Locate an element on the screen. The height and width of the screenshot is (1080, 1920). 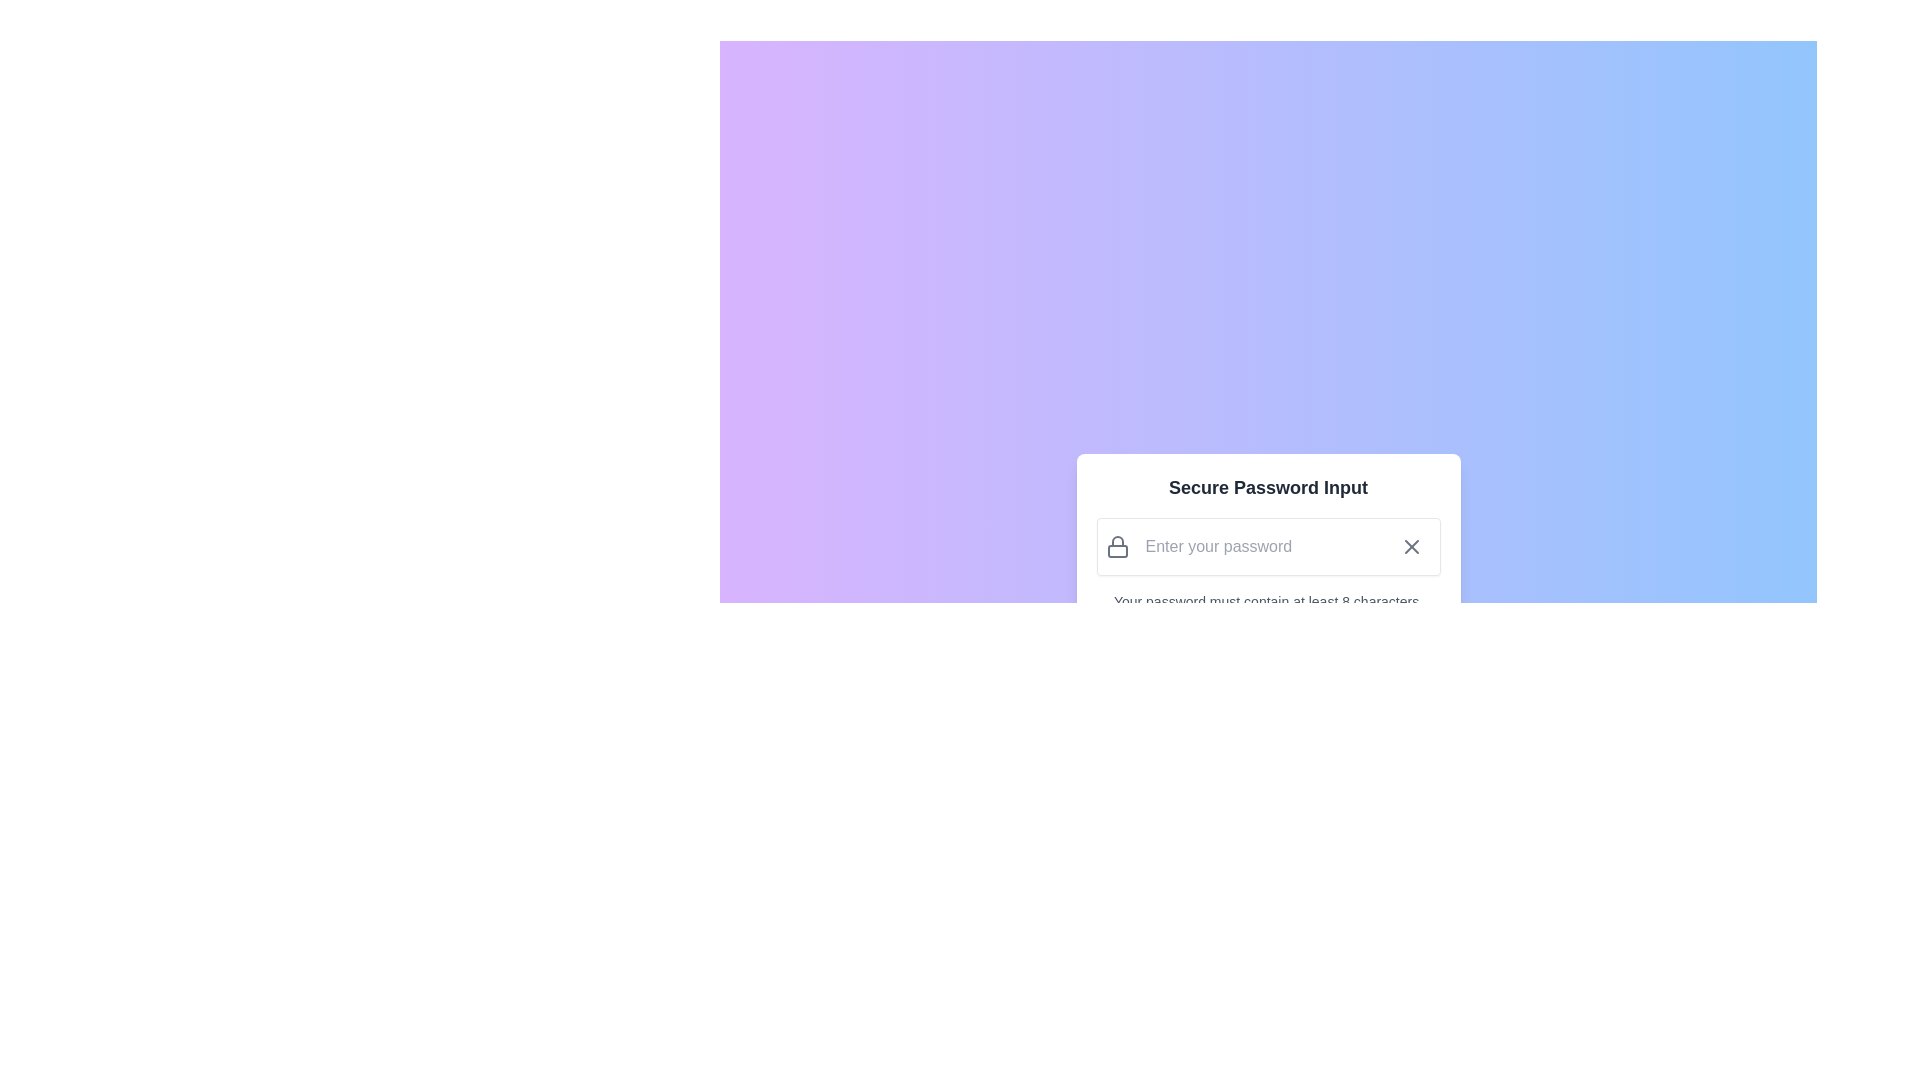
the Password Input Field located in the 'Secure Password Input' dialog box to focus on it for entering a password is located at coordinates (1267, 547).